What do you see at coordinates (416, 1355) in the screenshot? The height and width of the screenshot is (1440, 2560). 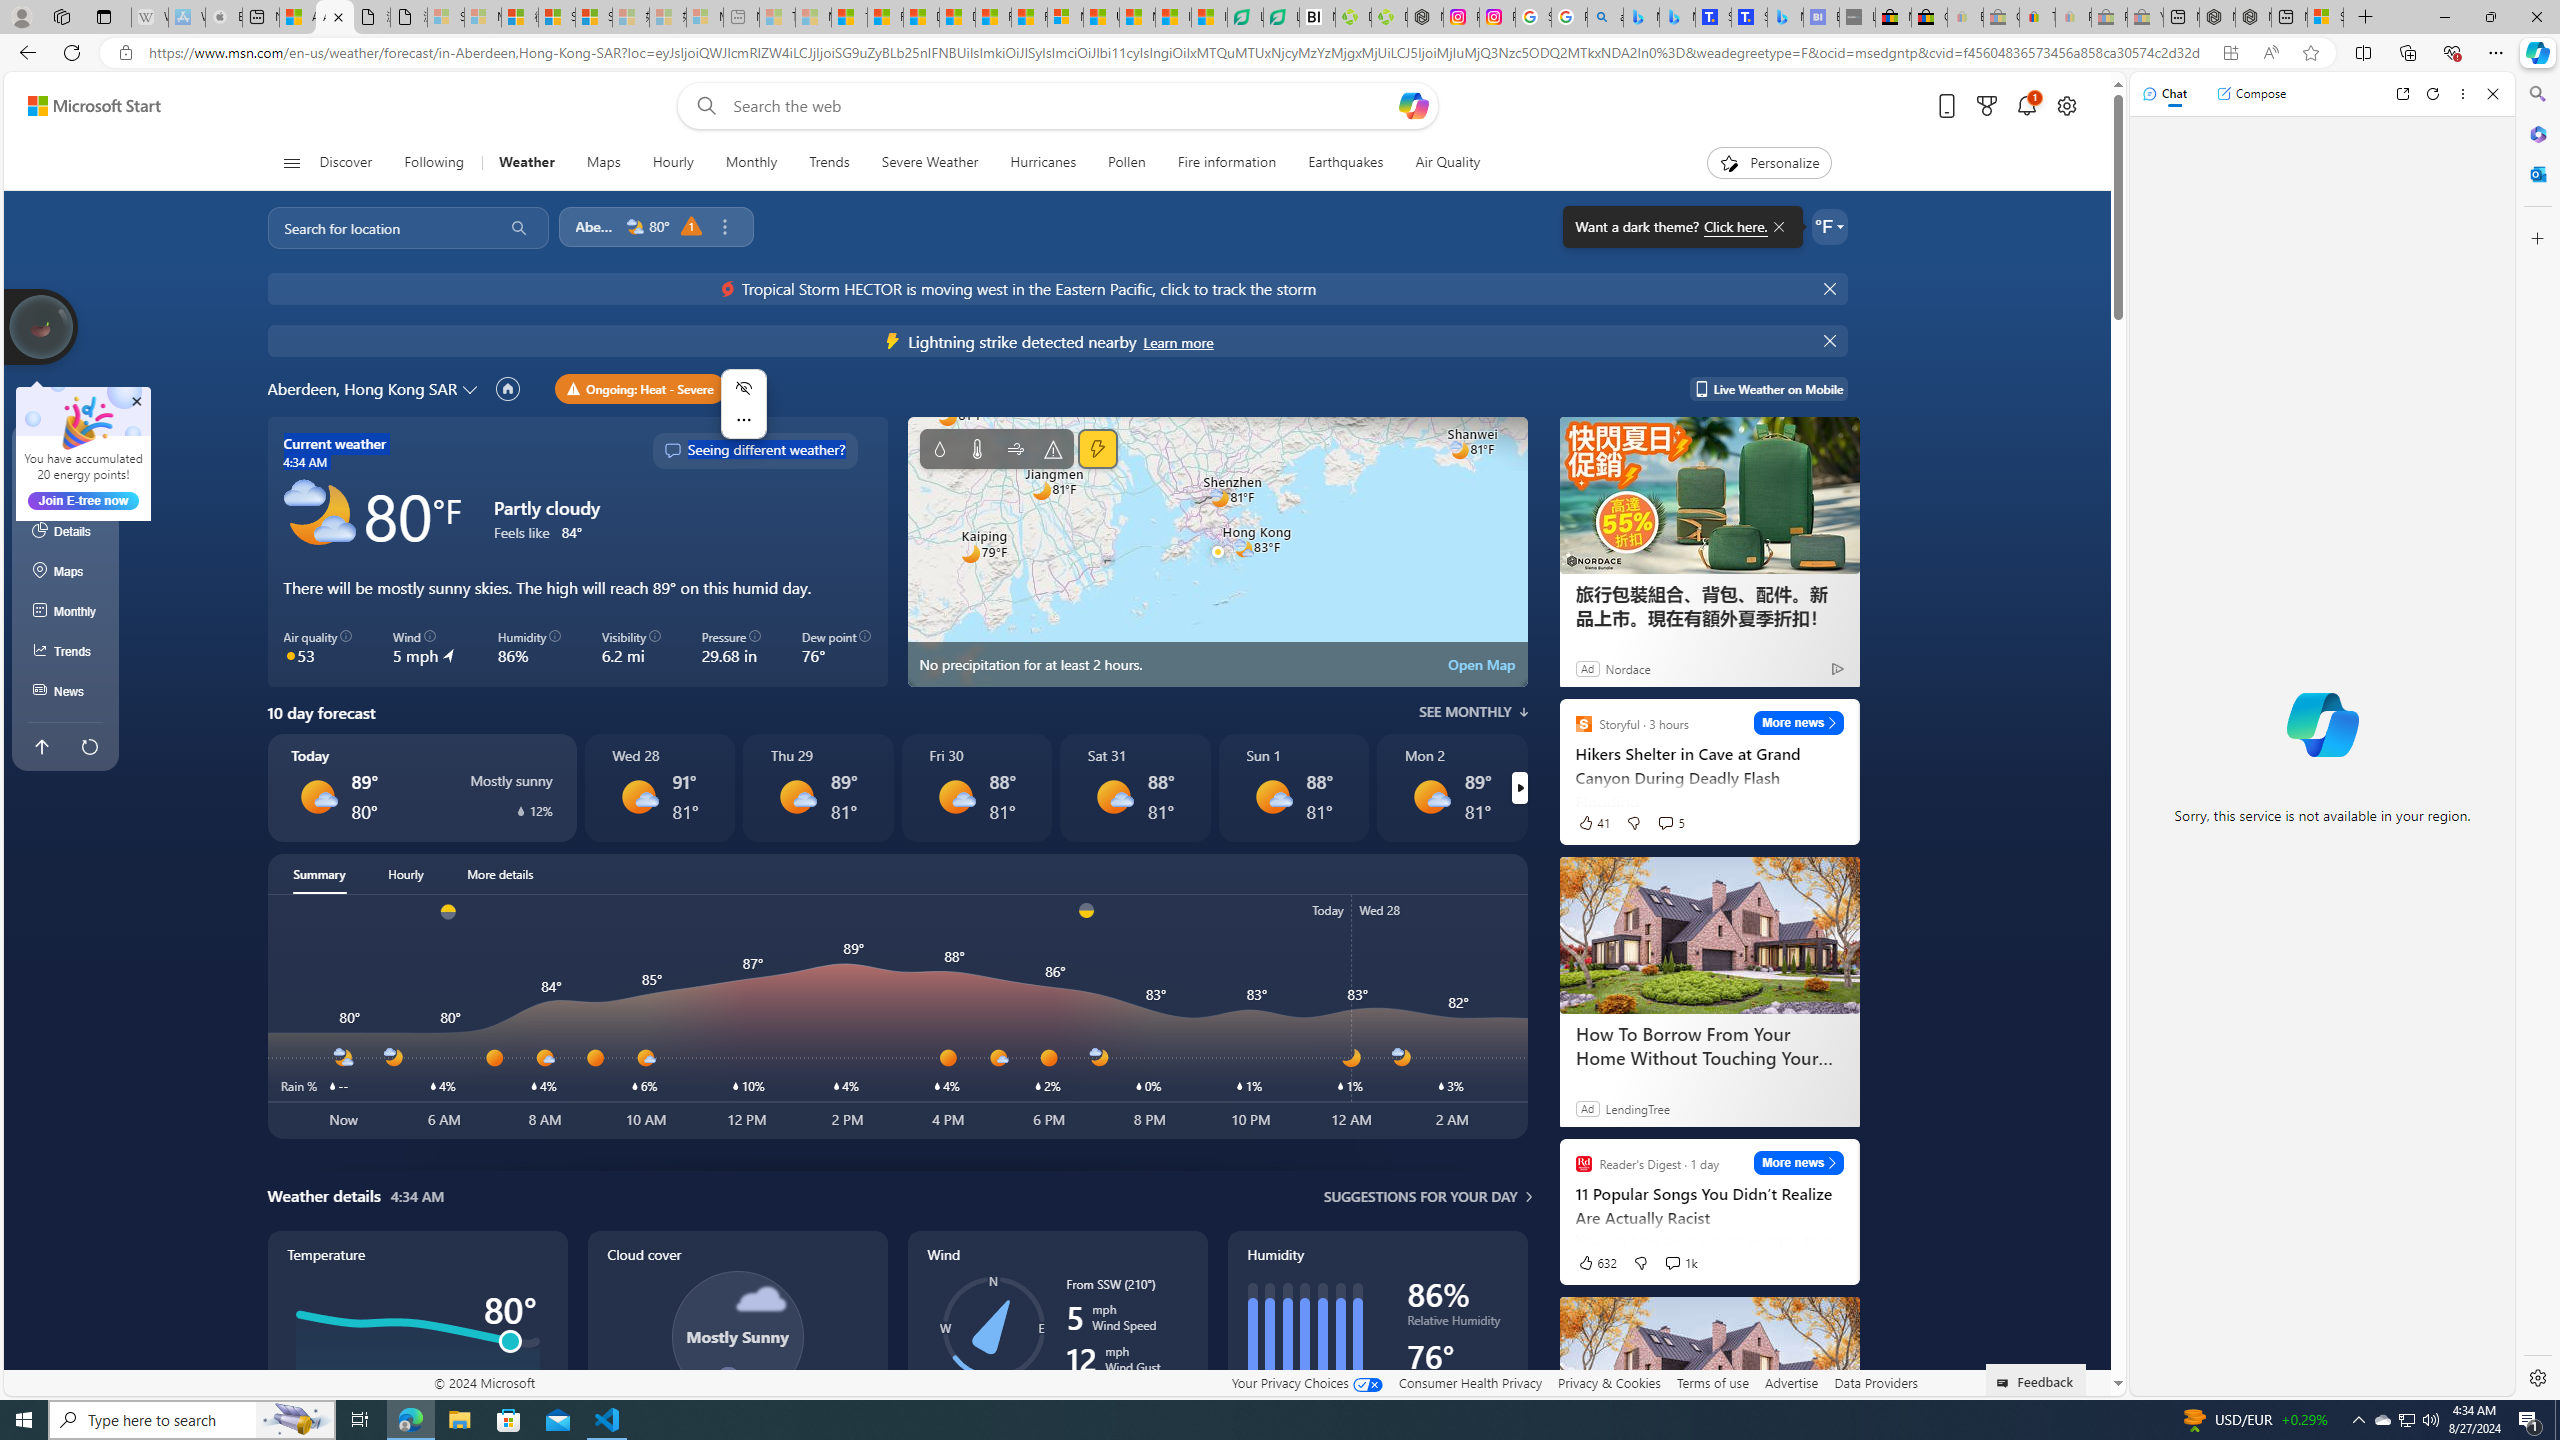 I see `'Temperature'` at bounding box center [416, 1355].